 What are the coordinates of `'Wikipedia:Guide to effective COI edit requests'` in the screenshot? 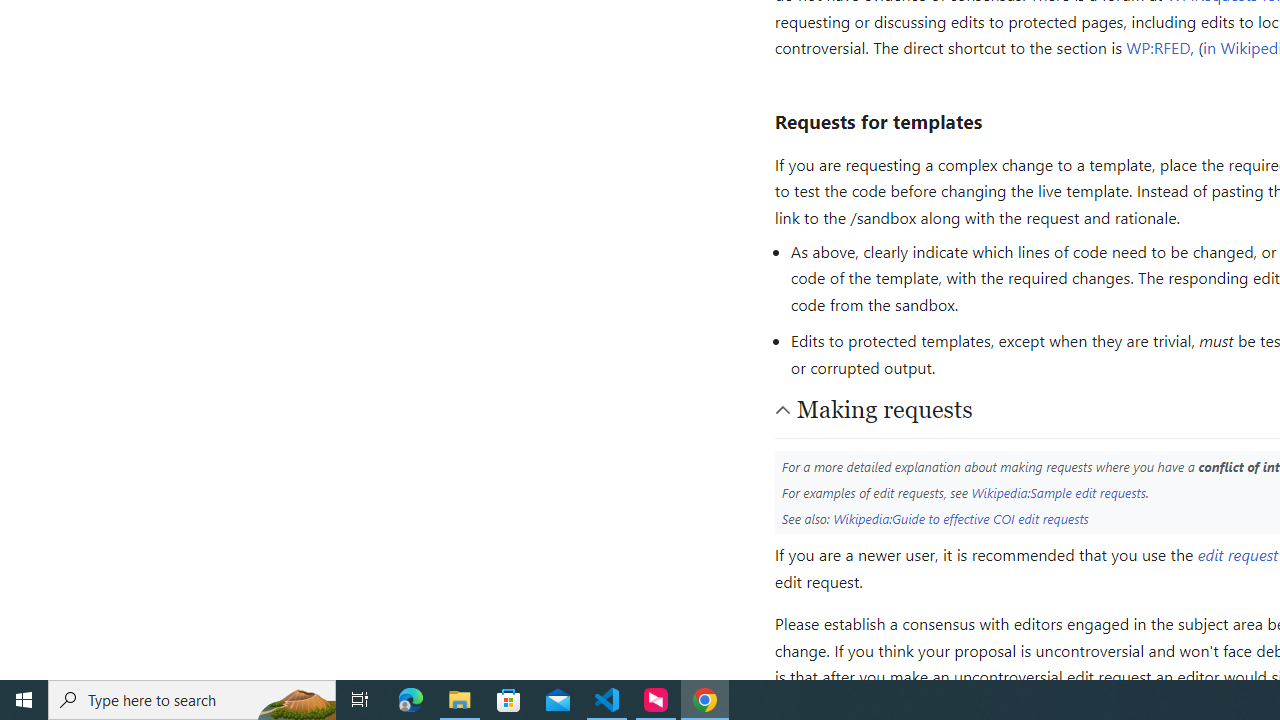 It's located at (961, 517).